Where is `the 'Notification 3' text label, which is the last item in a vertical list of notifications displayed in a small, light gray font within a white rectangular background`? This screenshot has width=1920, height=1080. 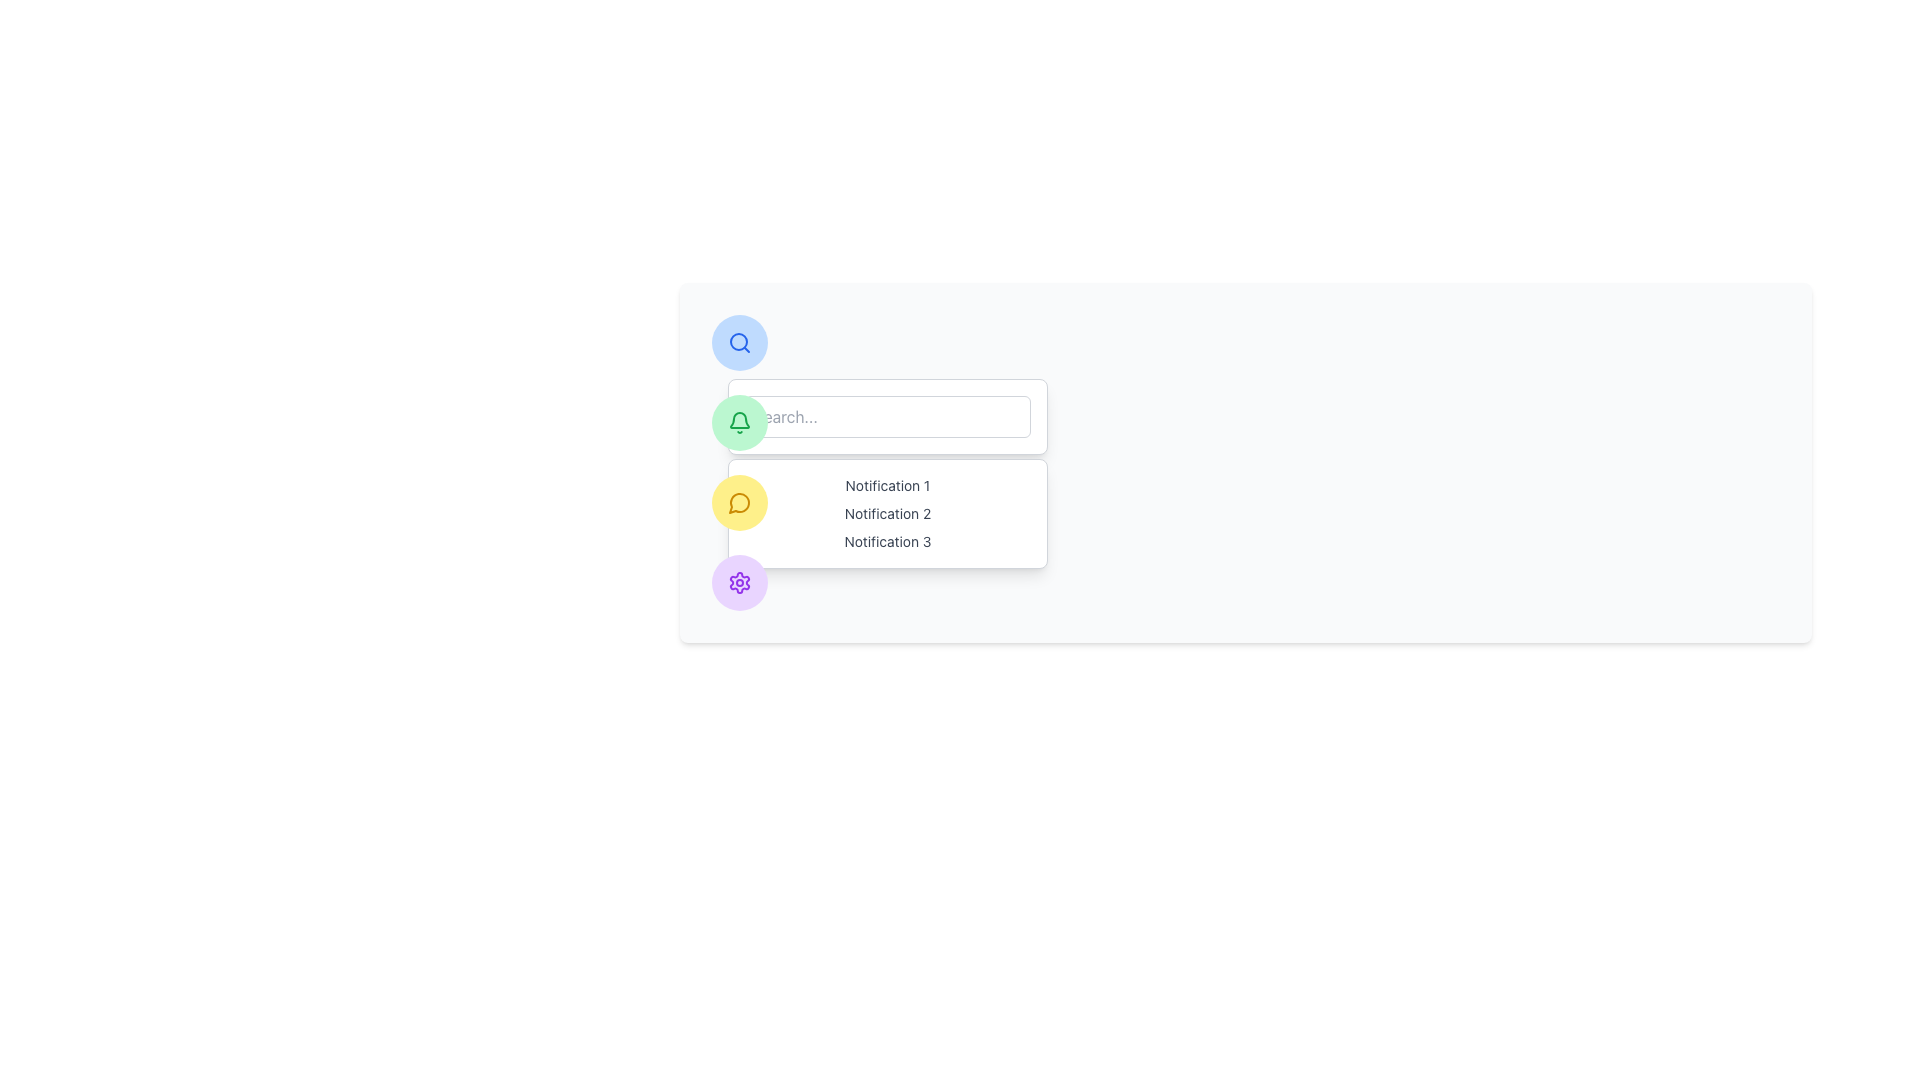 the 'Notification 3' text label, which is the last item in a vertical list of notifications displayed in a small, light gray font within a white rectangular background is located at coordinates (887, 542).